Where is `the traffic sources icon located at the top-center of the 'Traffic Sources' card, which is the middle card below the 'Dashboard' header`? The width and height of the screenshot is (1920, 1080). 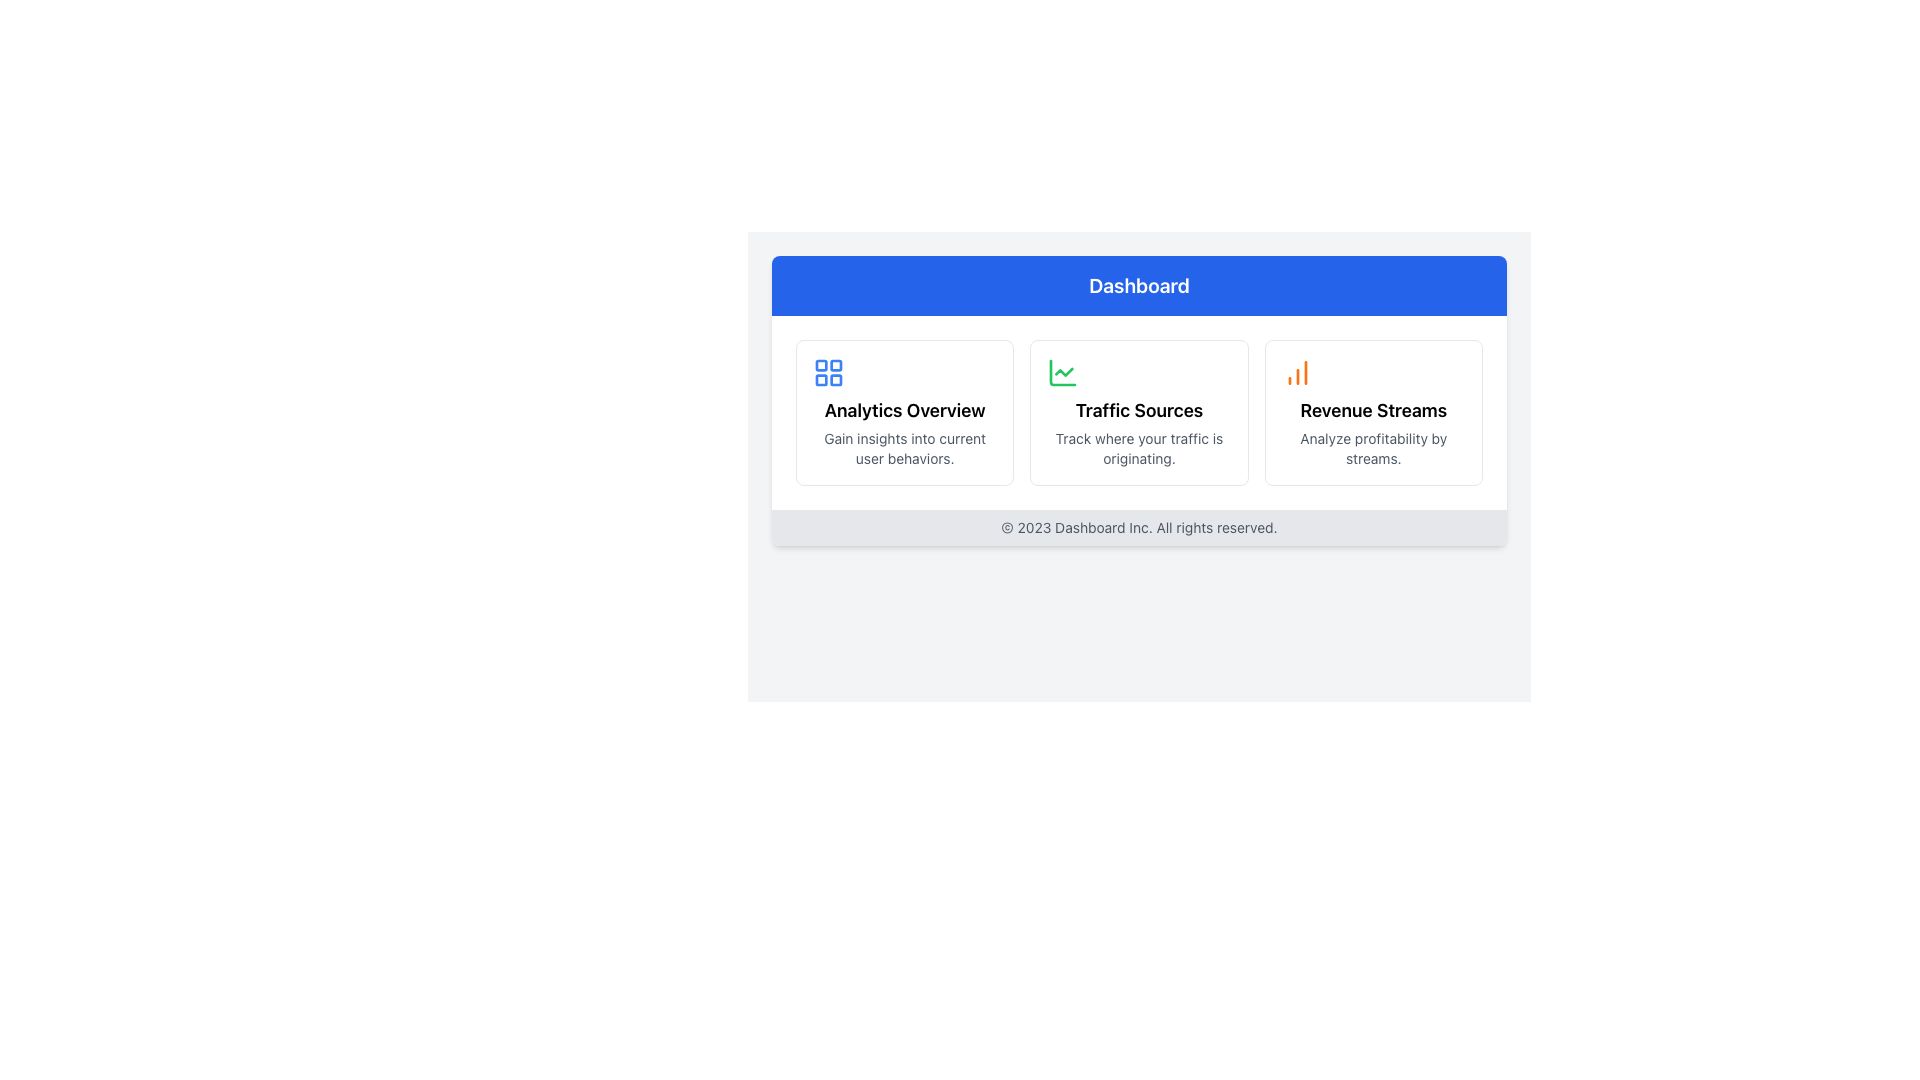
the traffic sources icon located at the top-center of the 'Traffic Sources' card, which is the middle card below the 'Dashboard' header is located at coordinates (1062, 373).